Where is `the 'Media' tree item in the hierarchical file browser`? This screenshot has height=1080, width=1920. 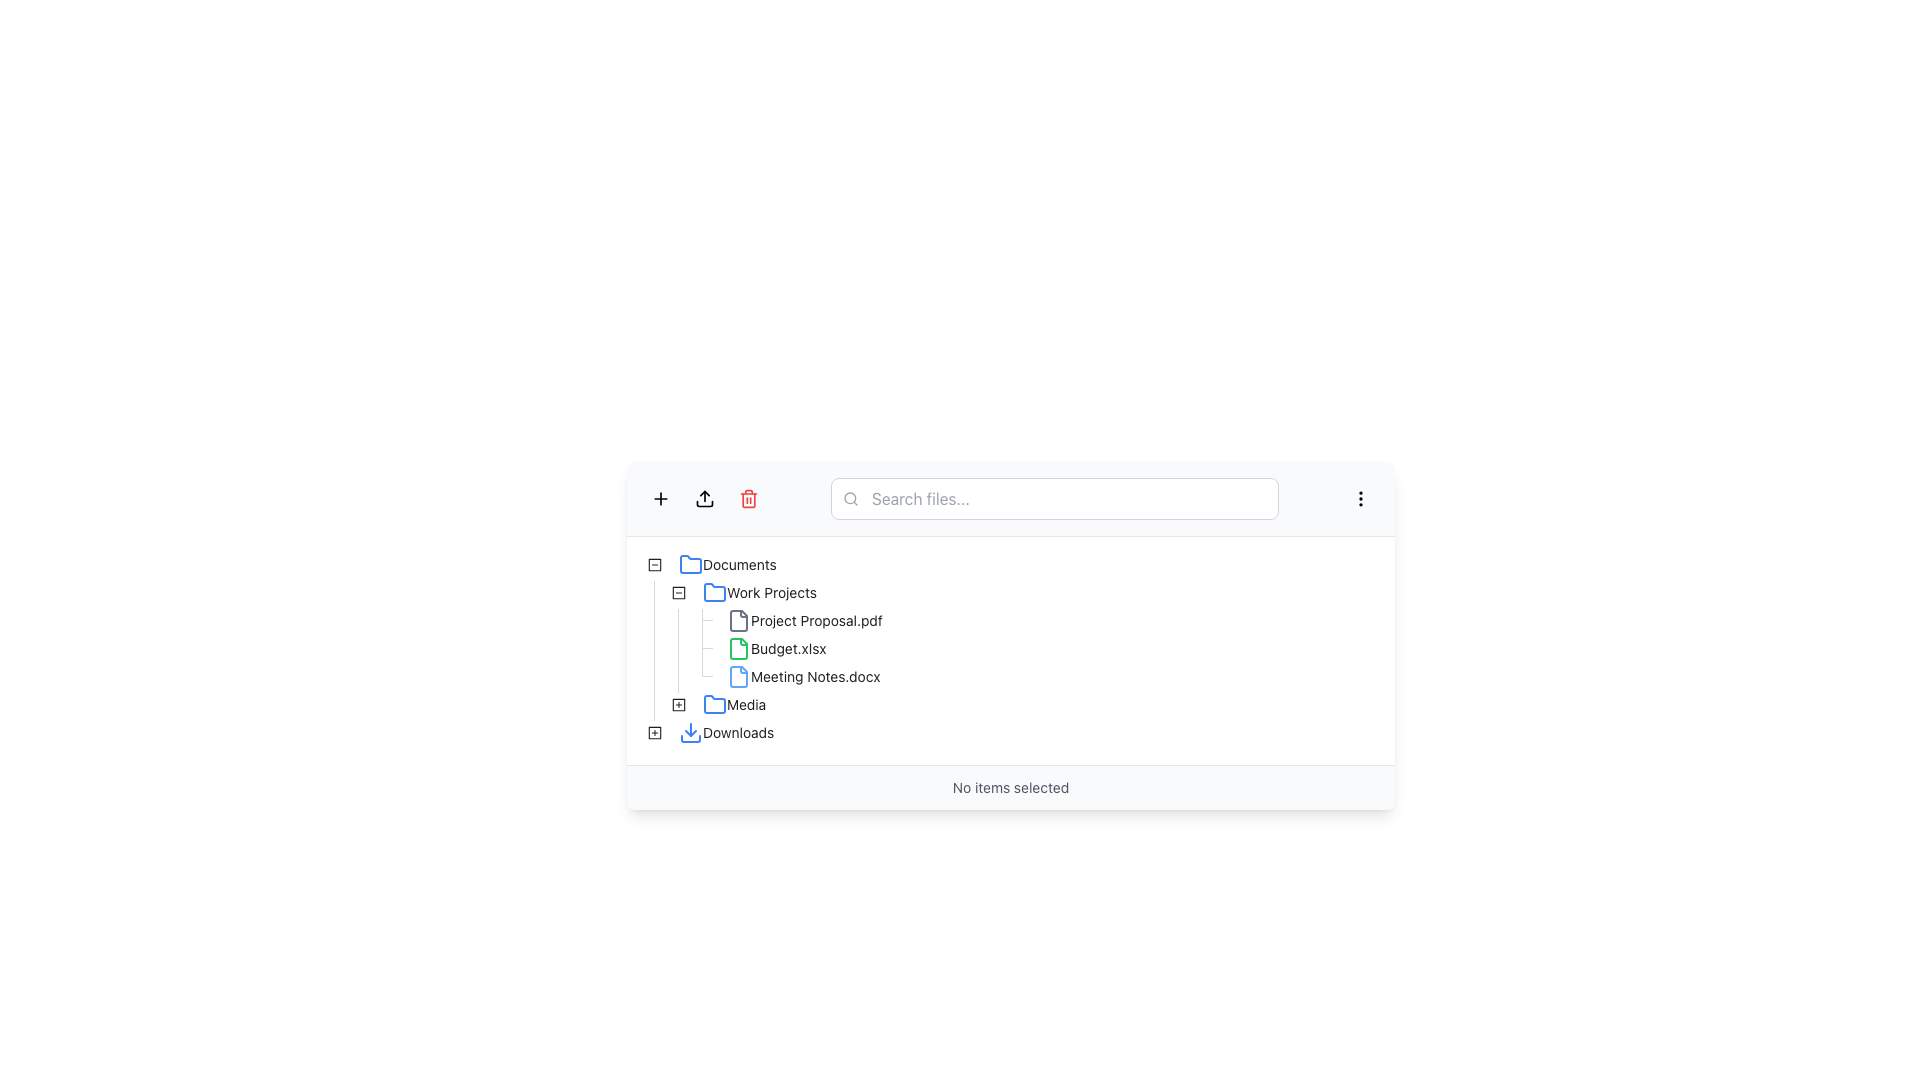 the 'Media' tree item in the hierarchical file browser is located at coordinates (733, 704).